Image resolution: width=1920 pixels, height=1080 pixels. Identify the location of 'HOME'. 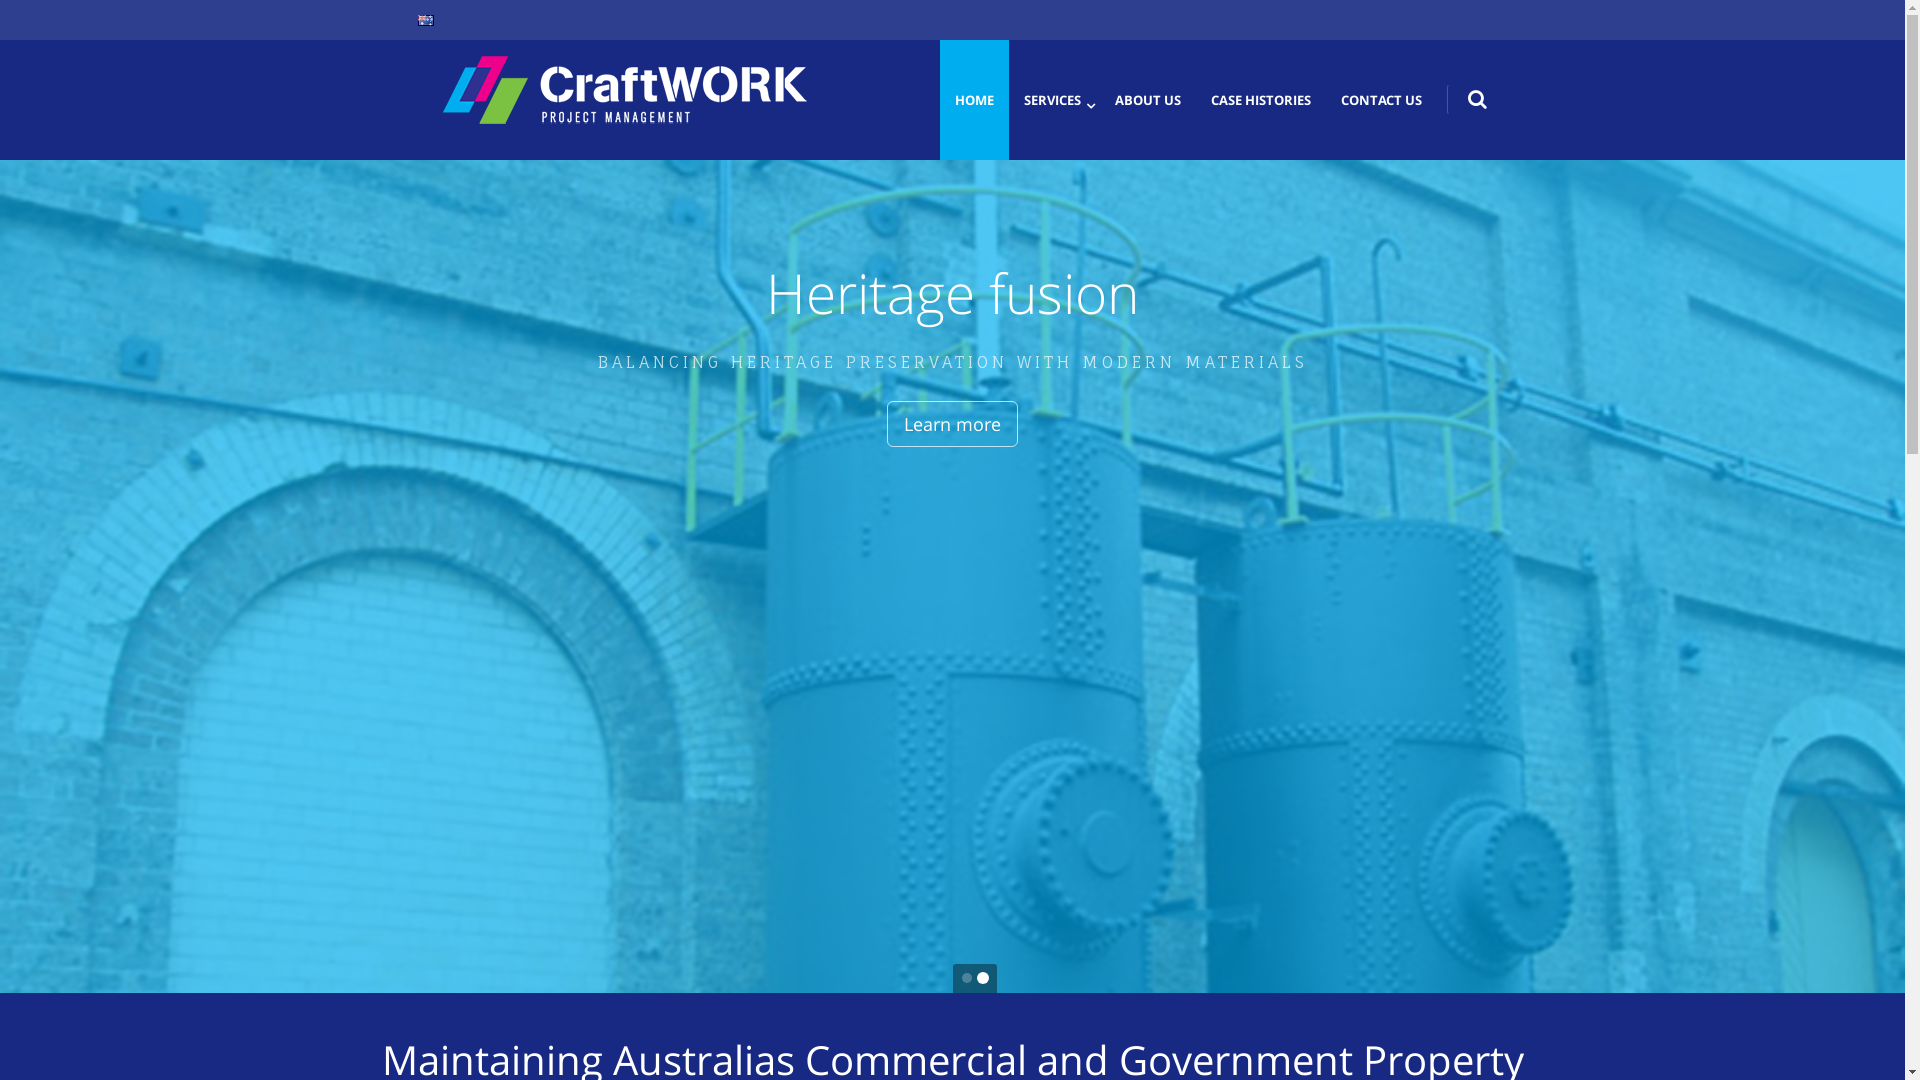
(974, 100).